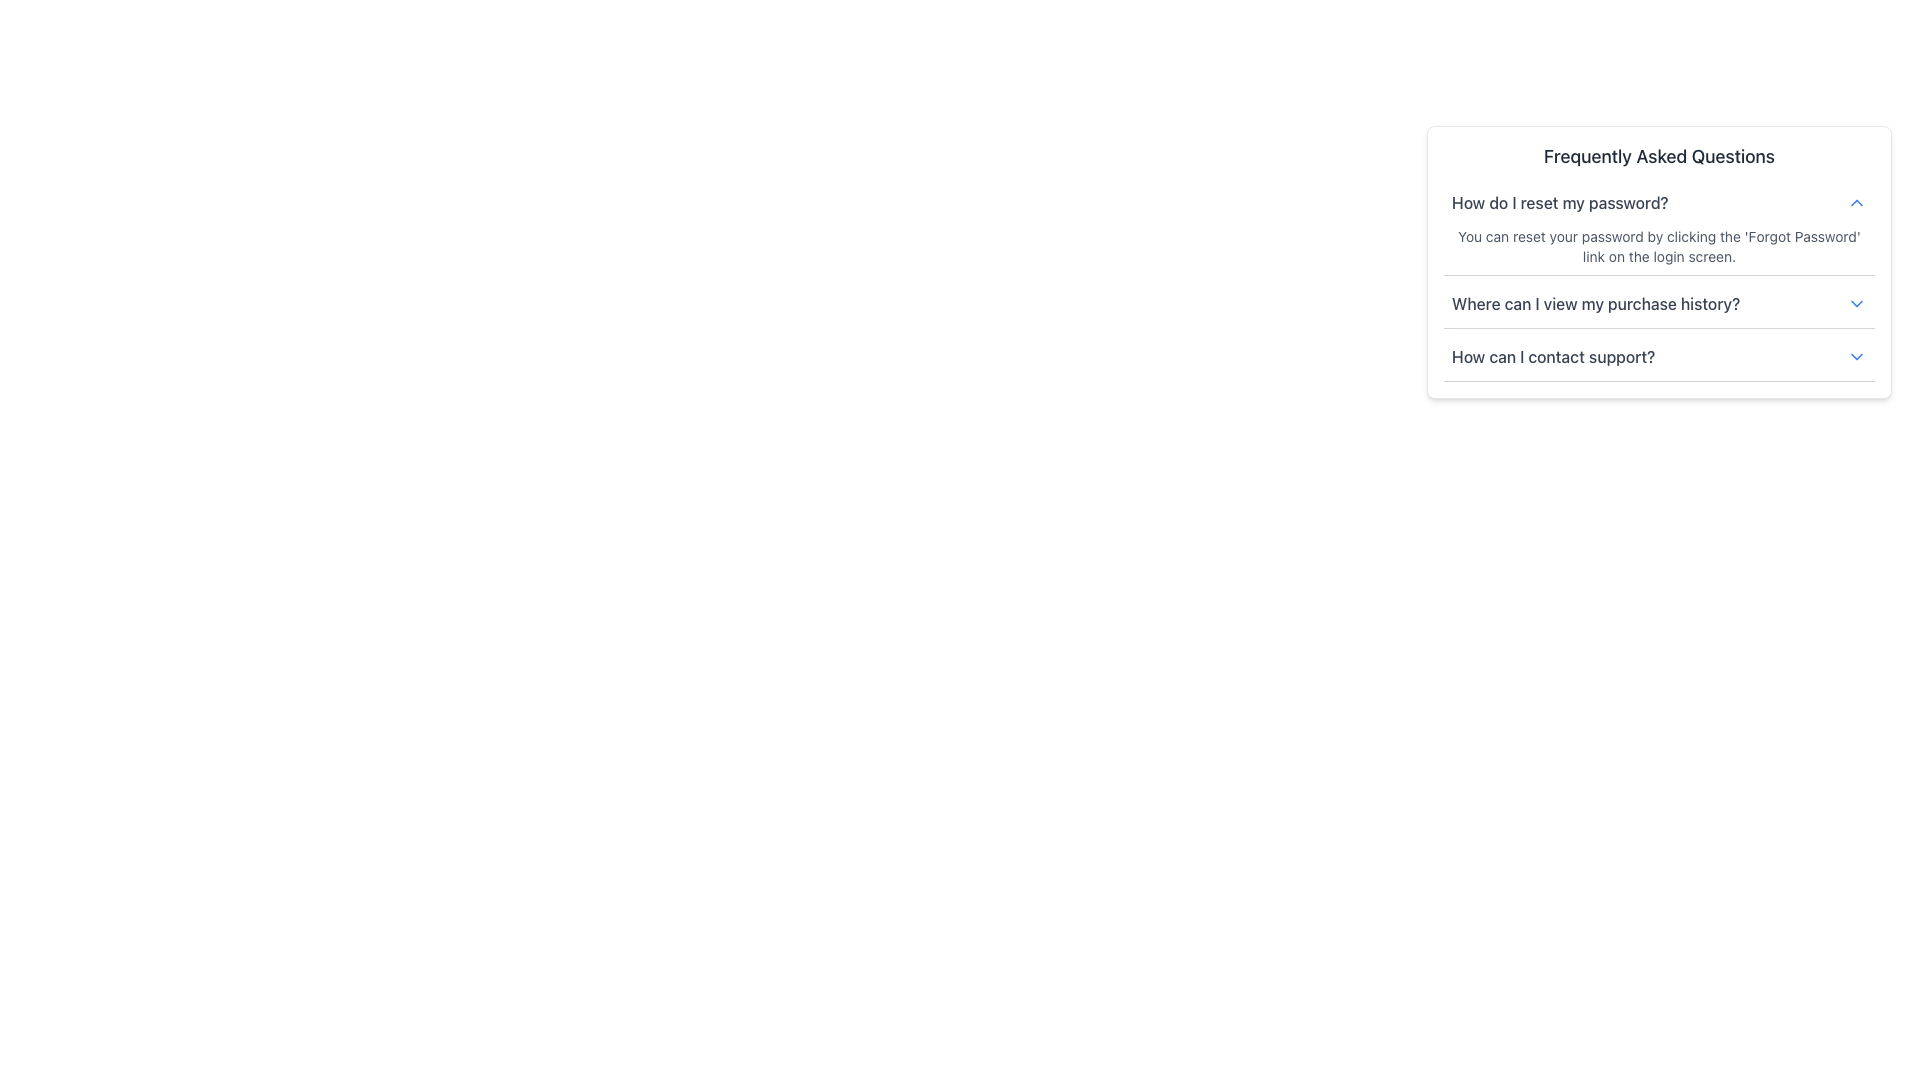  Describe the element at coordinates (1856, 203) in the screenshot. I see `the interactive toggle icon located on the right side of the FAQ header 'How do I reset my password?'` at that location.